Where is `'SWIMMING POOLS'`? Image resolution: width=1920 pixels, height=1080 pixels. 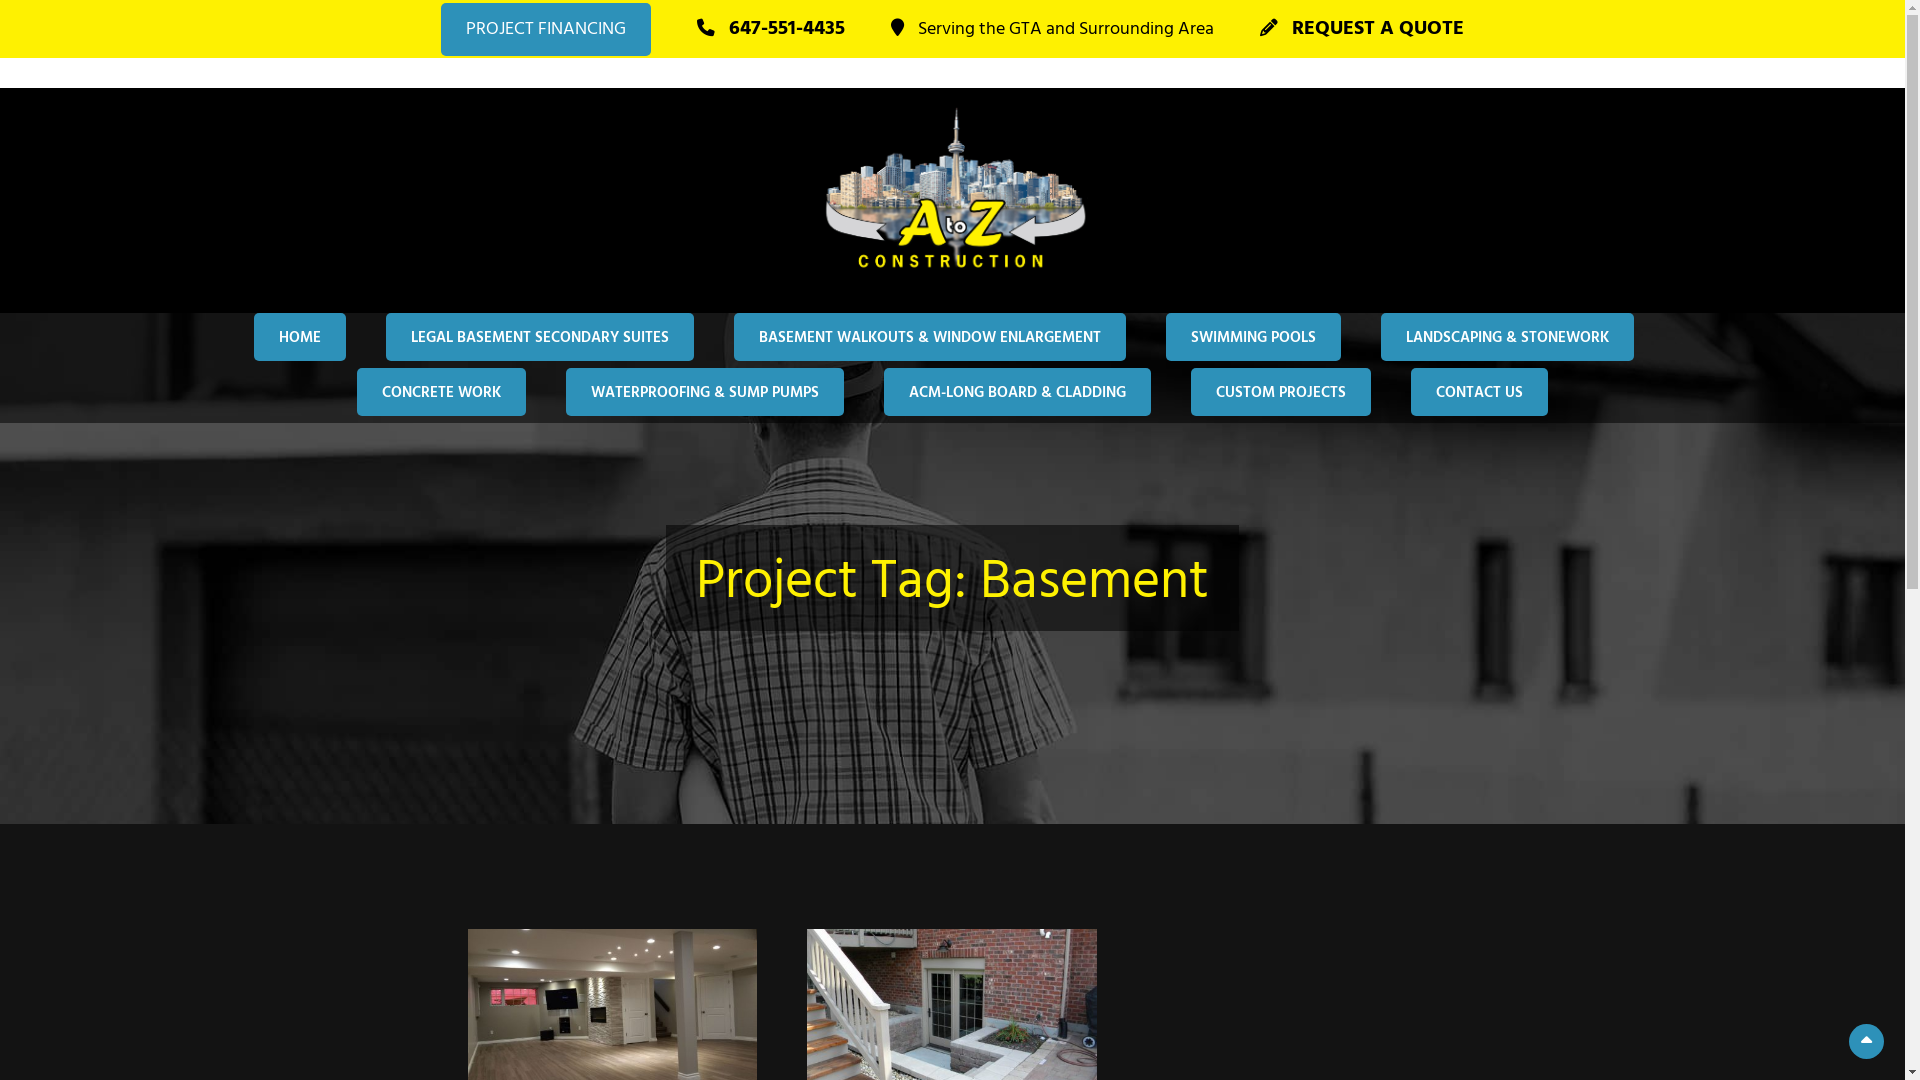
'SWIMMING POOLS' is located at coordinates (1252, 334).